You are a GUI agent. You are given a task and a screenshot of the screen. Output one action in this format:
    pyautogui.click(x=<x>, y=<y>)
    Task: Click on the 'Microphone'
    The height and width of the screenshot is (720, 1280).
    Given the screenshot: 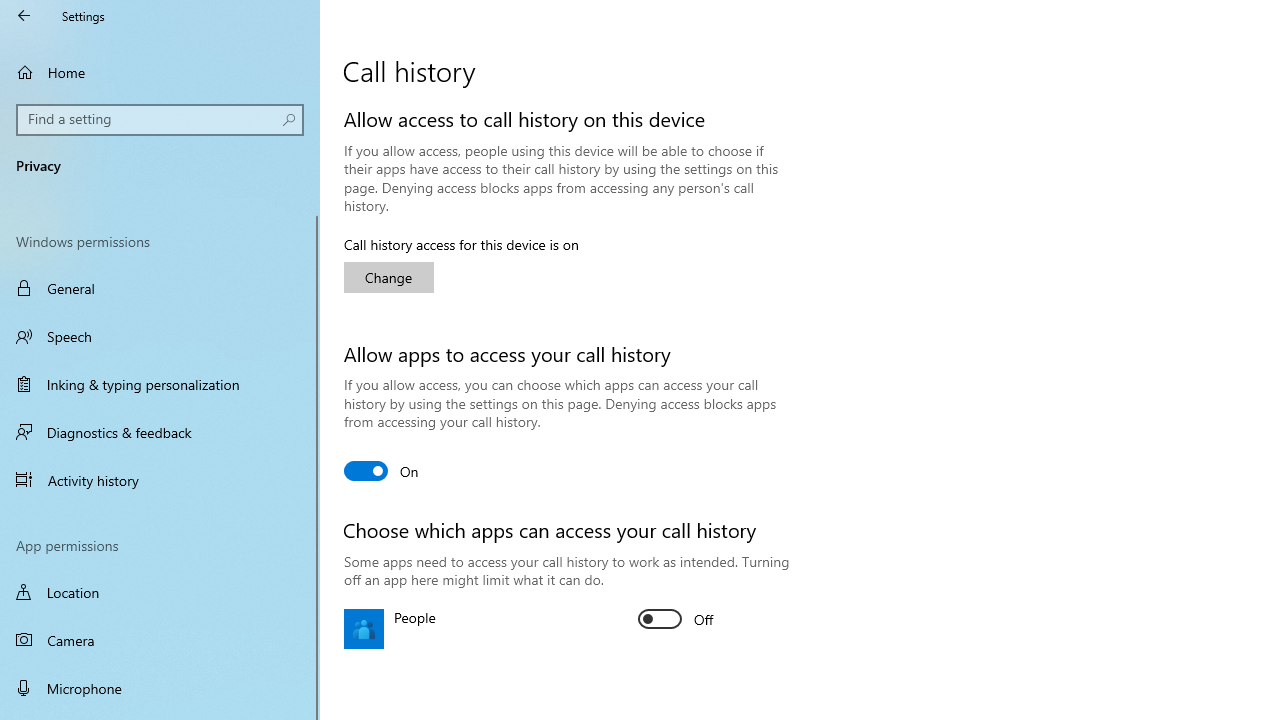 What is the action you would take?
    pyautogui.click(x=160, y=686)
    